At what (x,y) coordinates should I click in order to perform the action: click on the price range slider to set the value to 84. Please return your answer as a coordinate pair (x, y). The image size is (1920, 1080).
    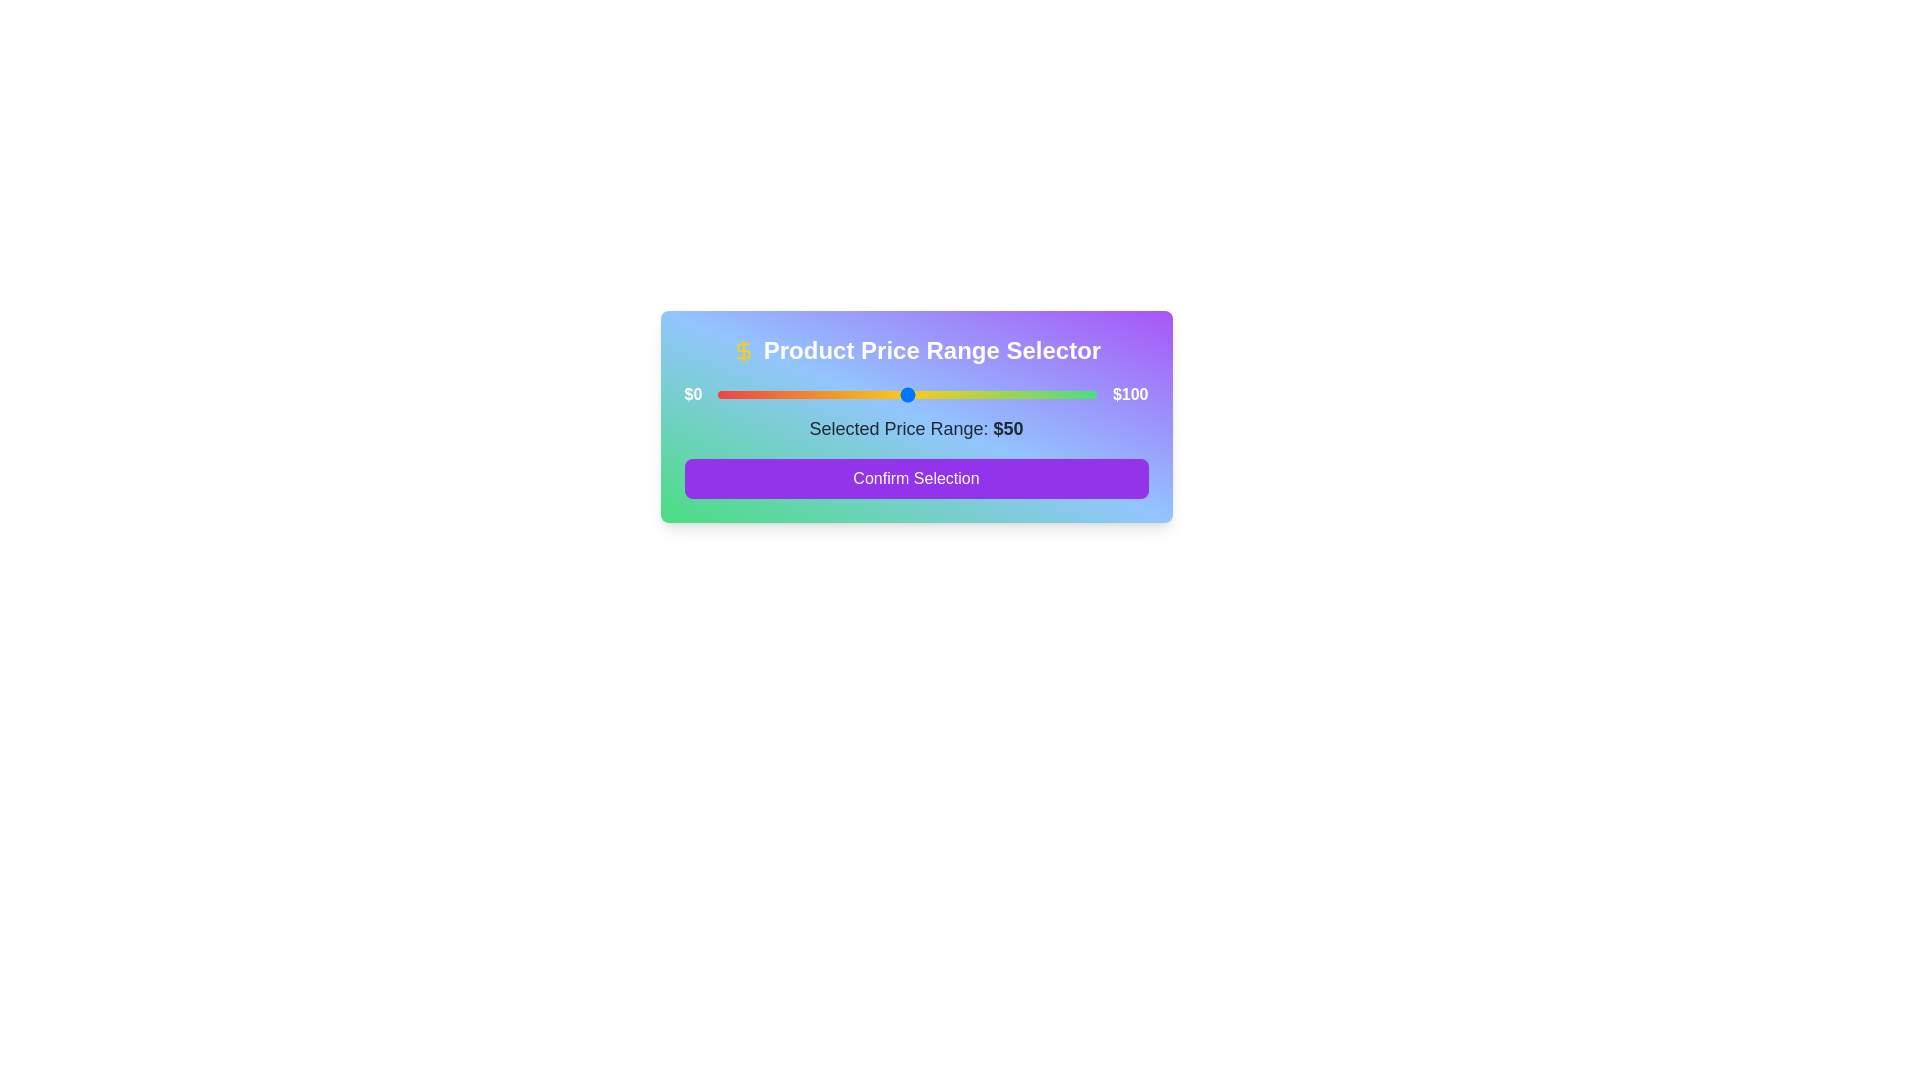
    Looking at the image, I should click on (1036, 394).